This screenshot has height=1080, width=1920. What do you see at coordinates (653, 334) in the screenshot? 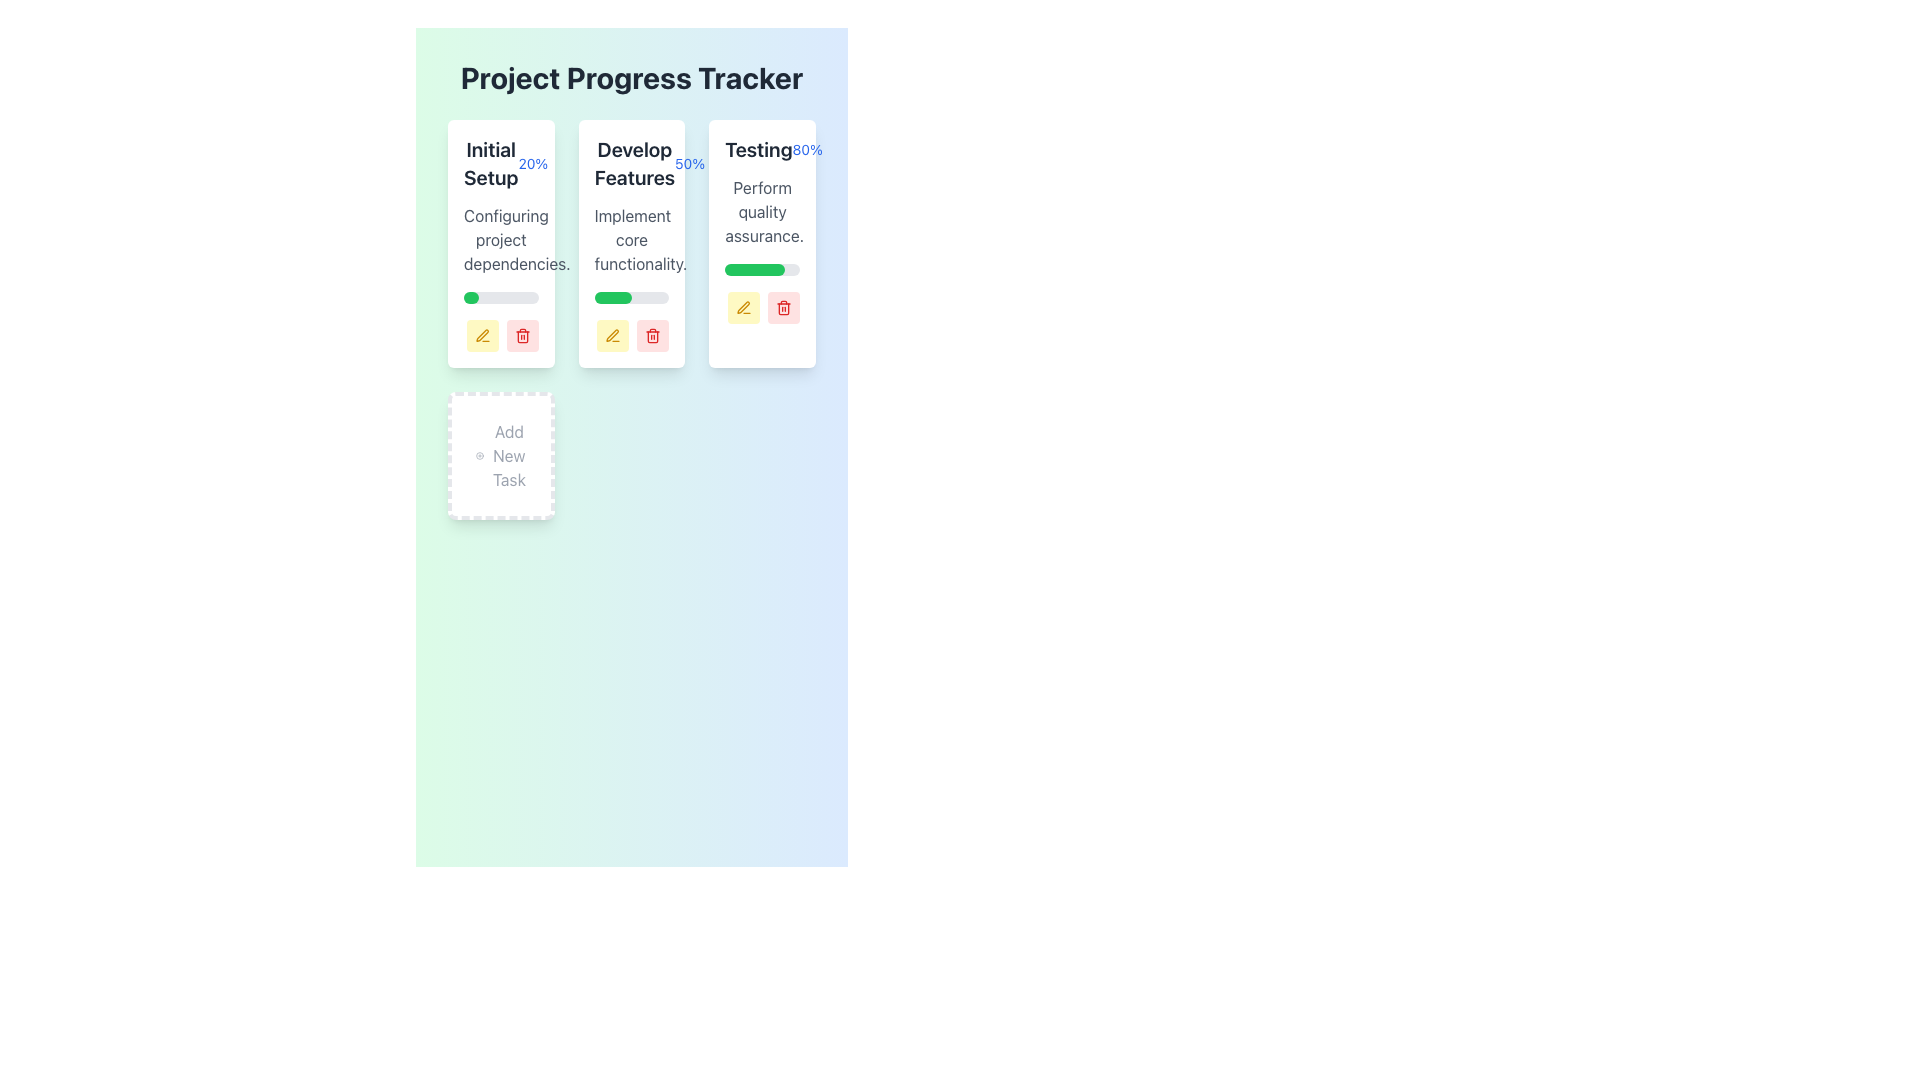
I see `the delete button located as the second button from the right in the third card of the 'Project Progress Tracker' interface` at bounding box center [653, 334].